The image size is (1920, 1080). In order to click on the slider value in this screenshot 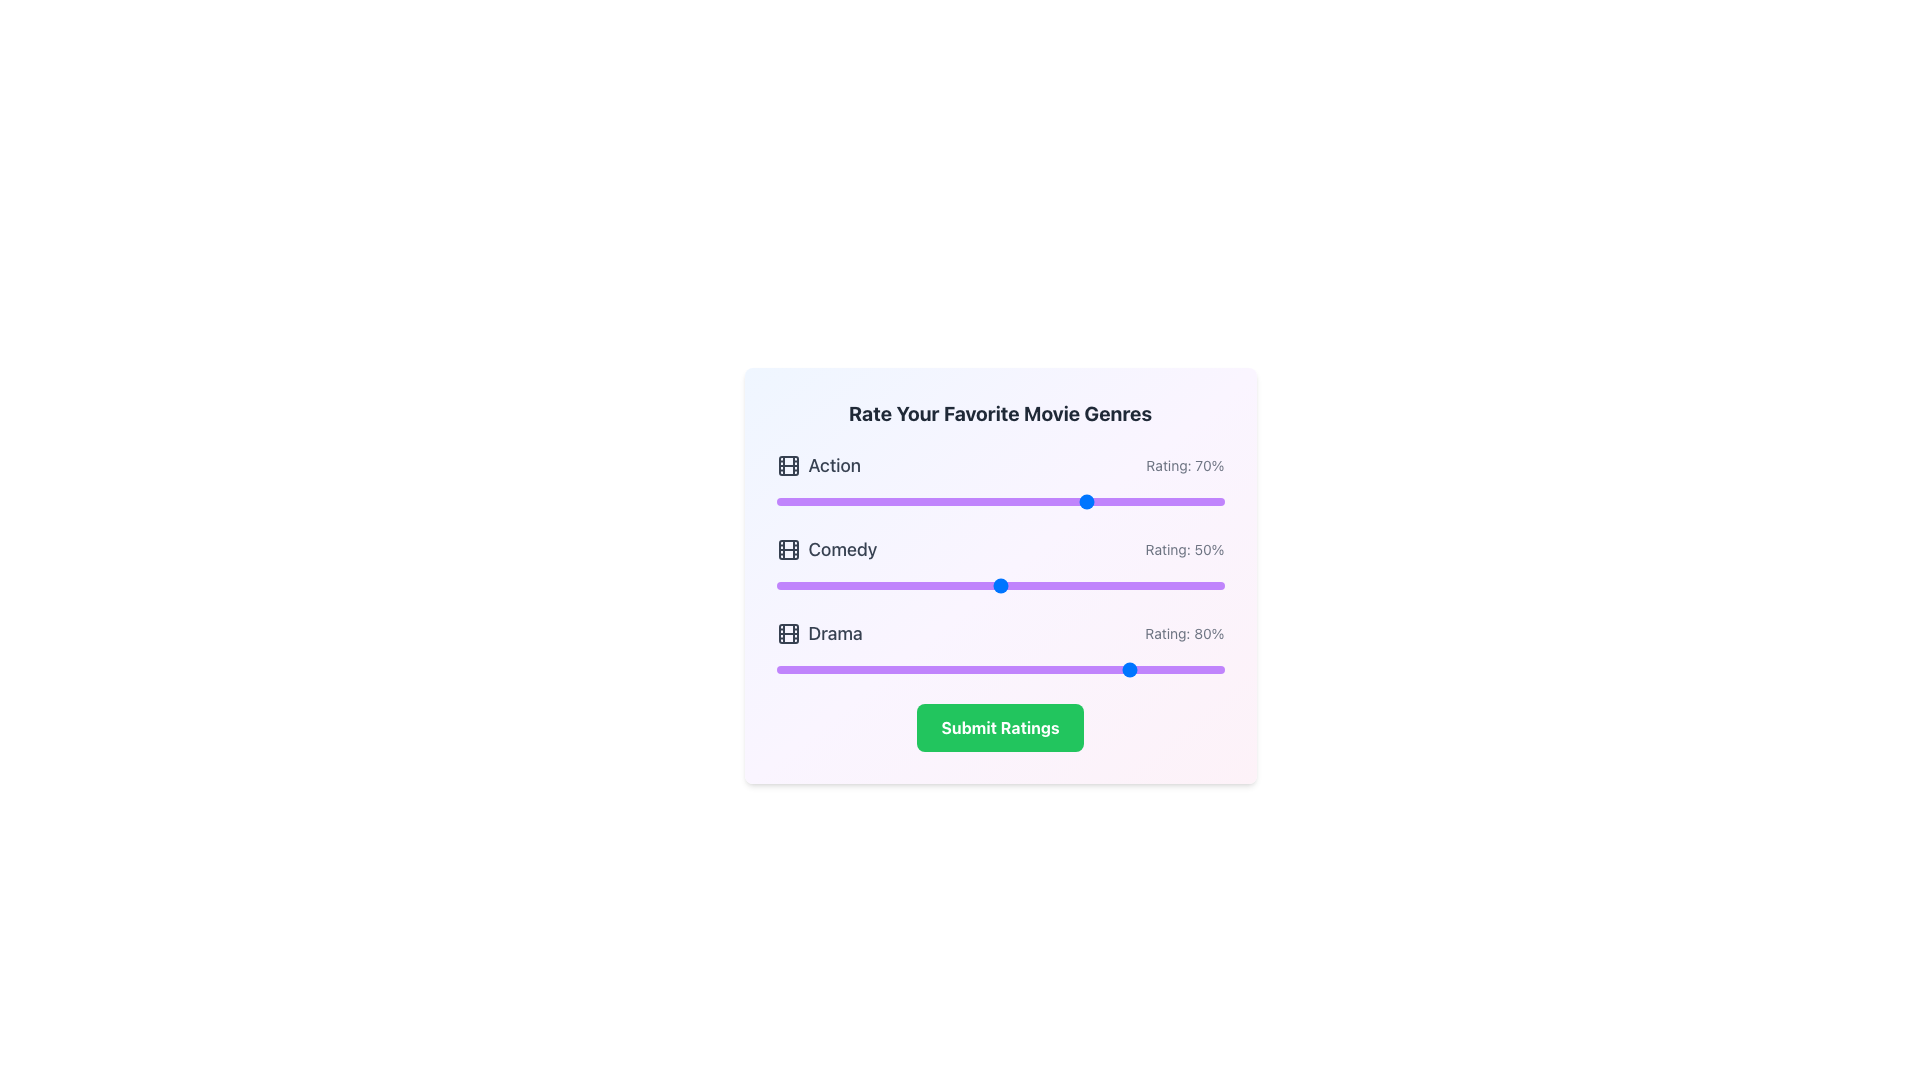, I will do `click(1116, 670)`.